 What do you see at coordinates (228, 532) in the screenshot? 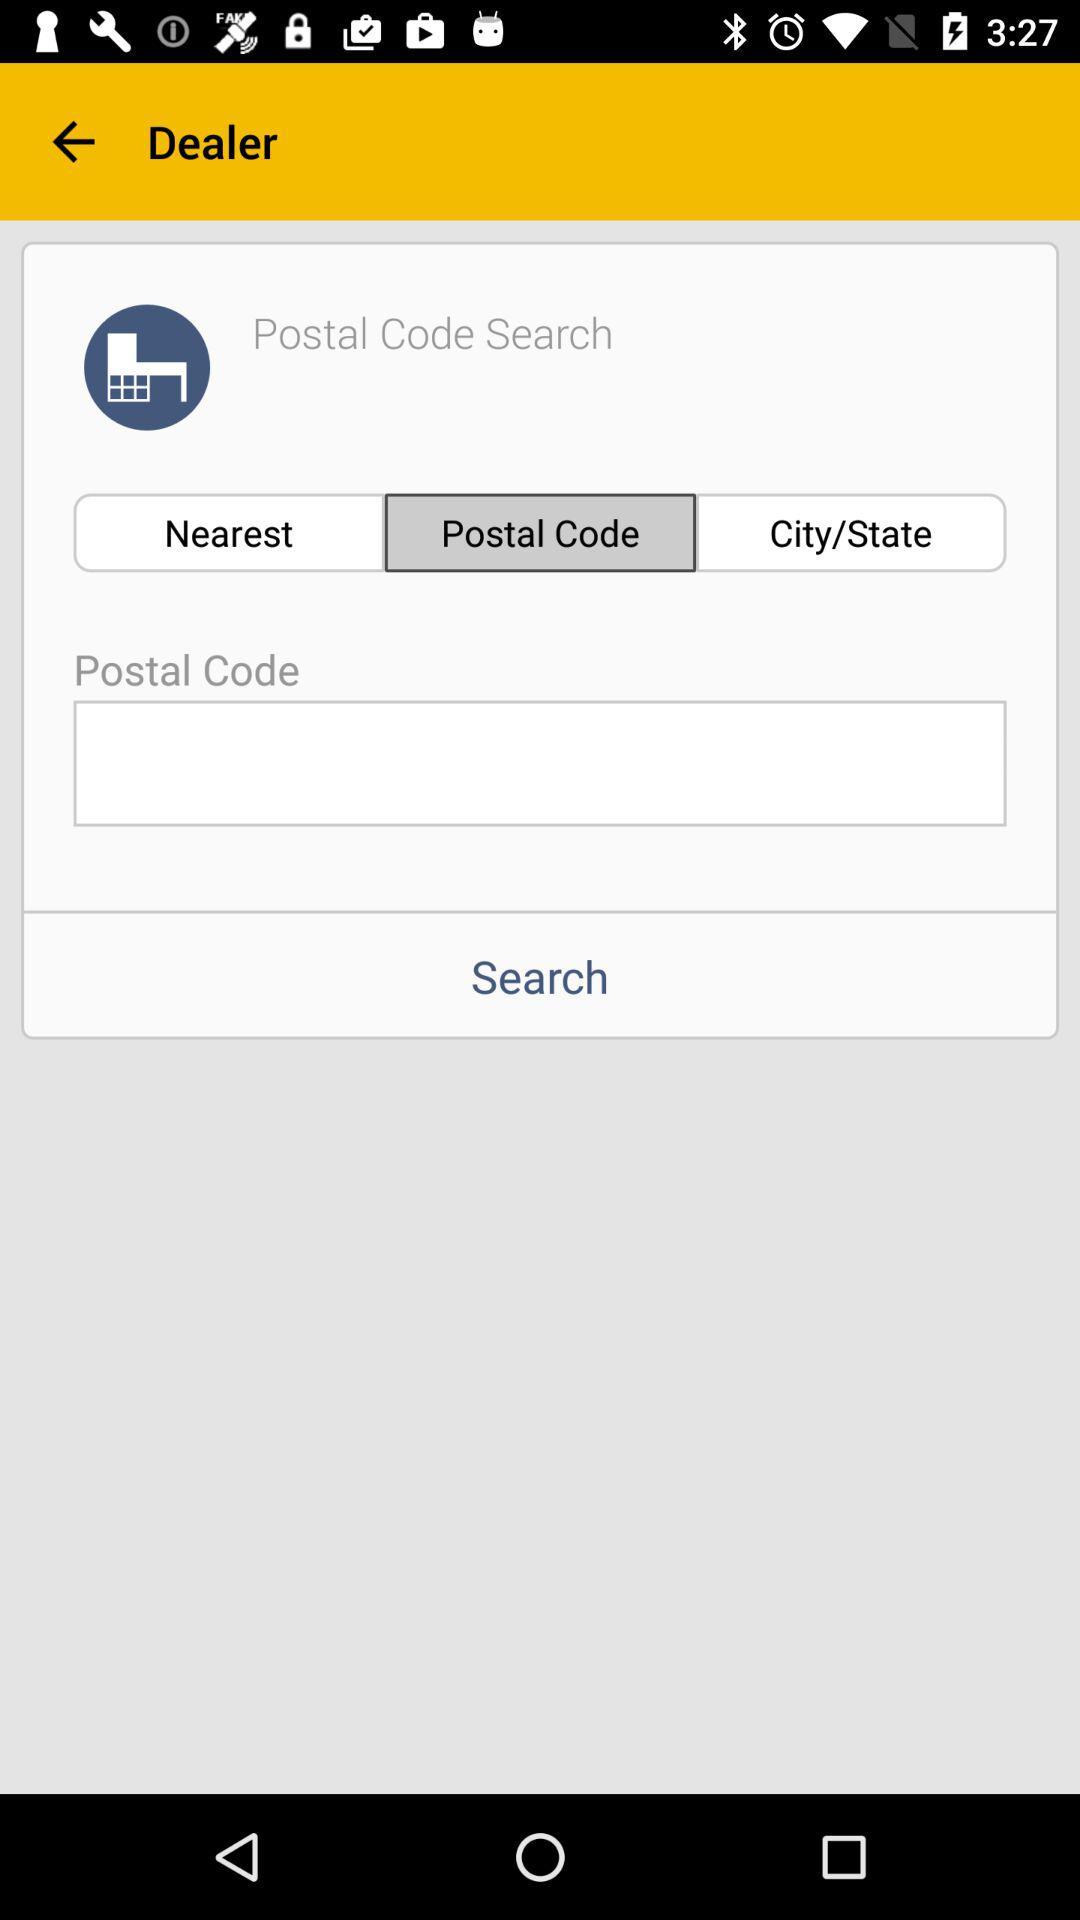
I see `item next to postal code icon` at bounding box center [228, 532].